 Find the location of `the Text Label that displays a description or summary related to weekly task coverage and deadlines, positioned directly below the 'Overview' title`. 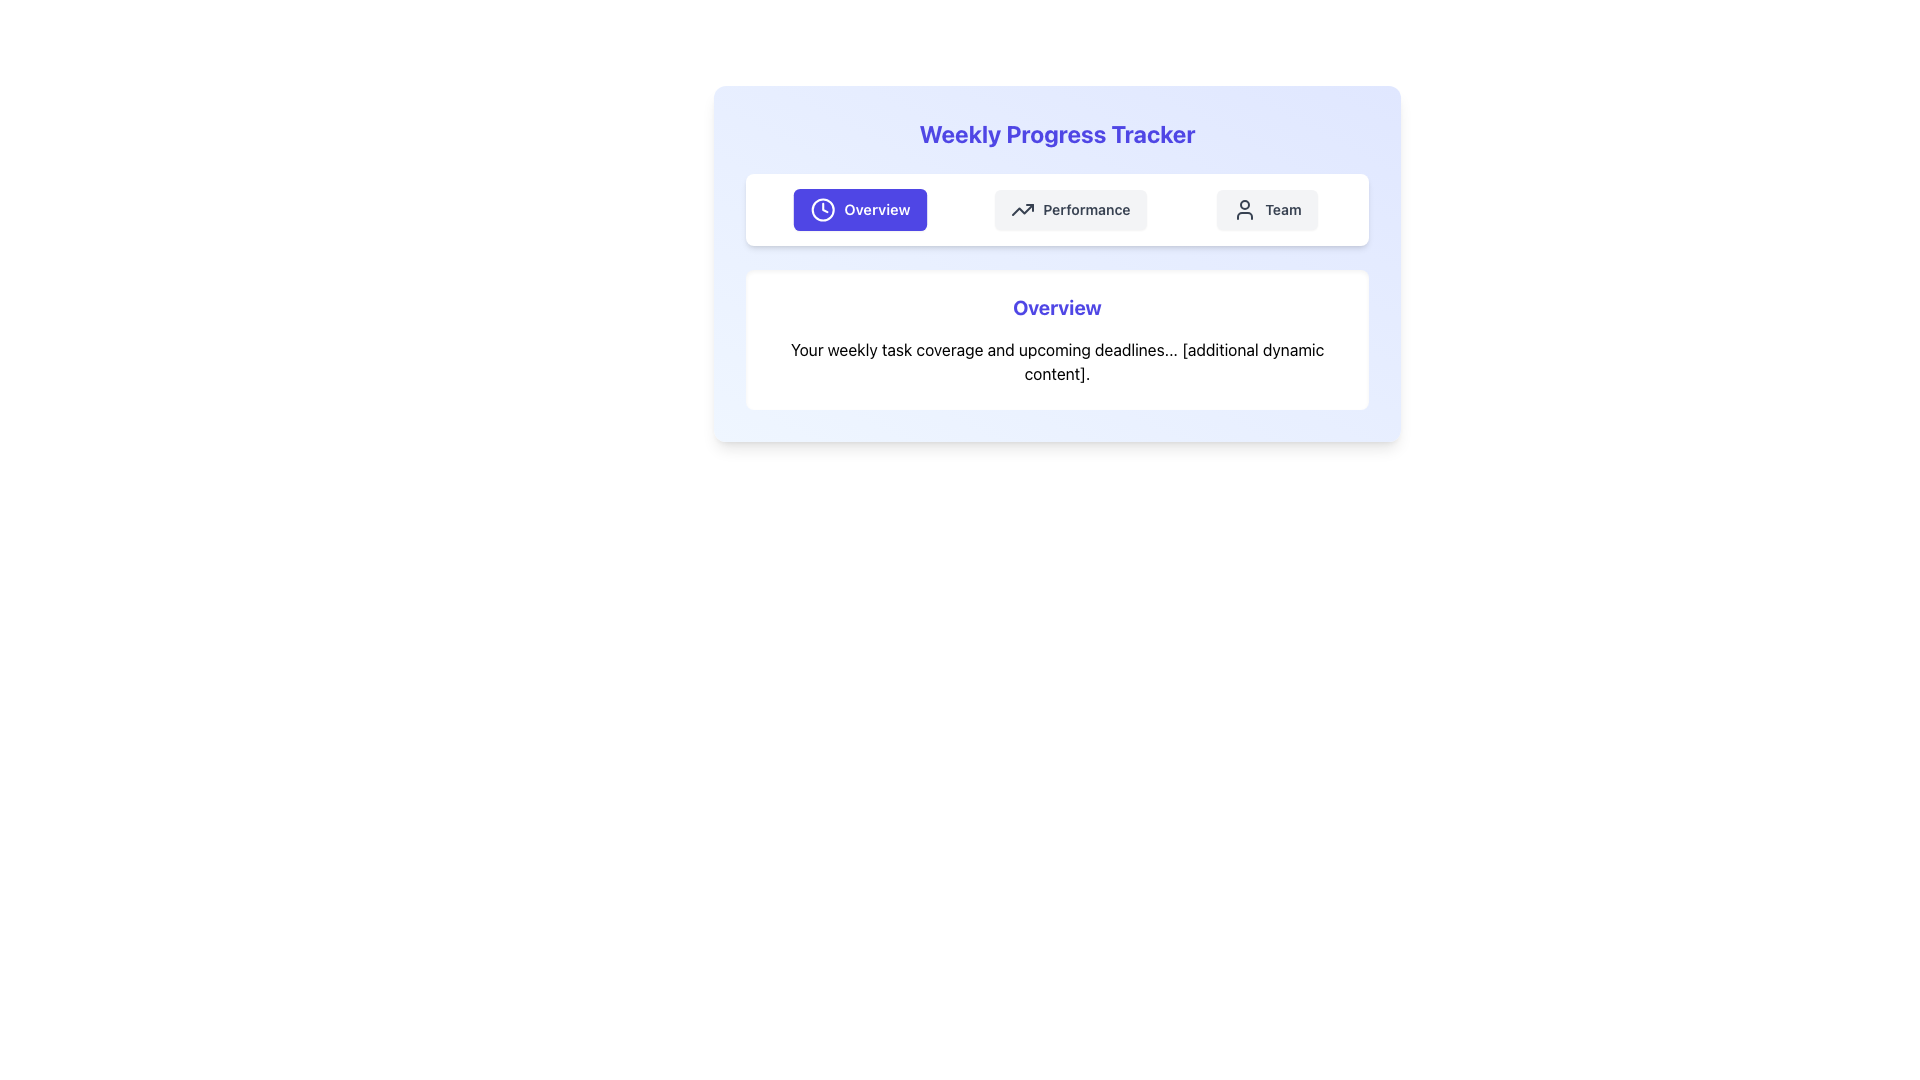

the Text Label that displays a description or summary related to weekly task coverage and deadlines, positioned directly below the 'Overview' title is located at coordinates (1056, 362).